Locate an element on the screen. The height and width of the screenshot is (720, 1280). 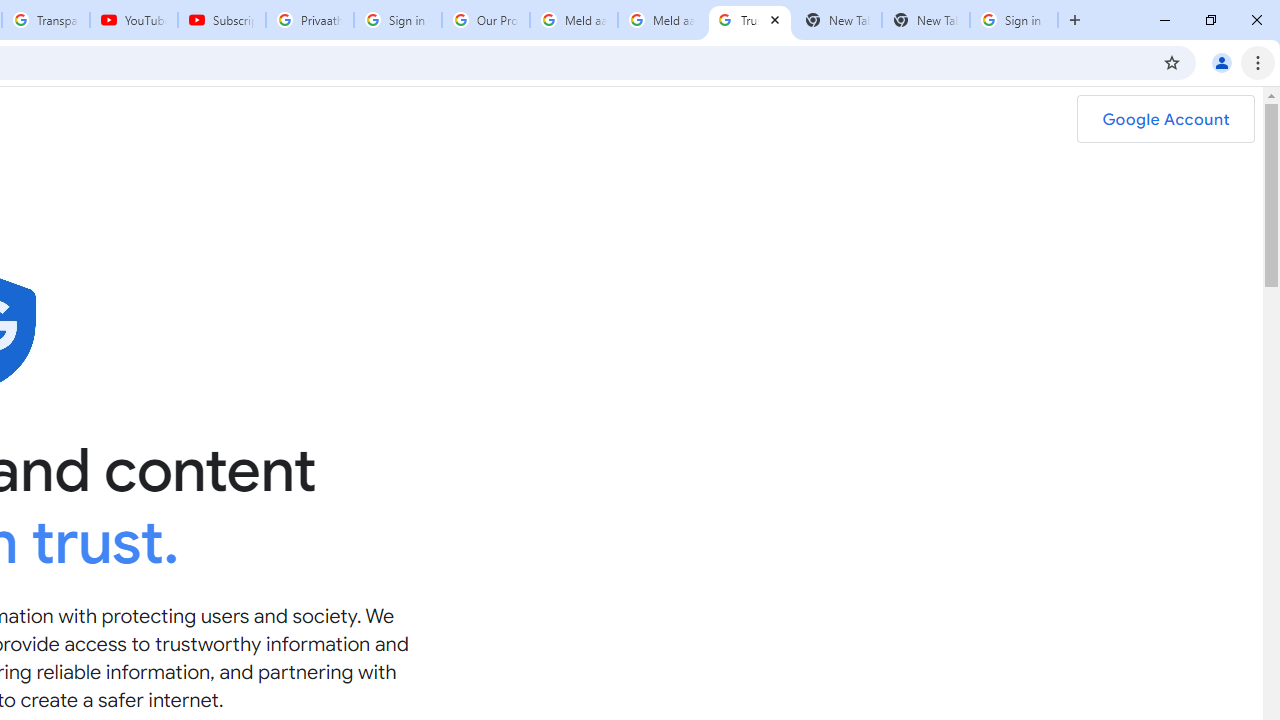
'Google Account' is located at coordinates (1165, 119).